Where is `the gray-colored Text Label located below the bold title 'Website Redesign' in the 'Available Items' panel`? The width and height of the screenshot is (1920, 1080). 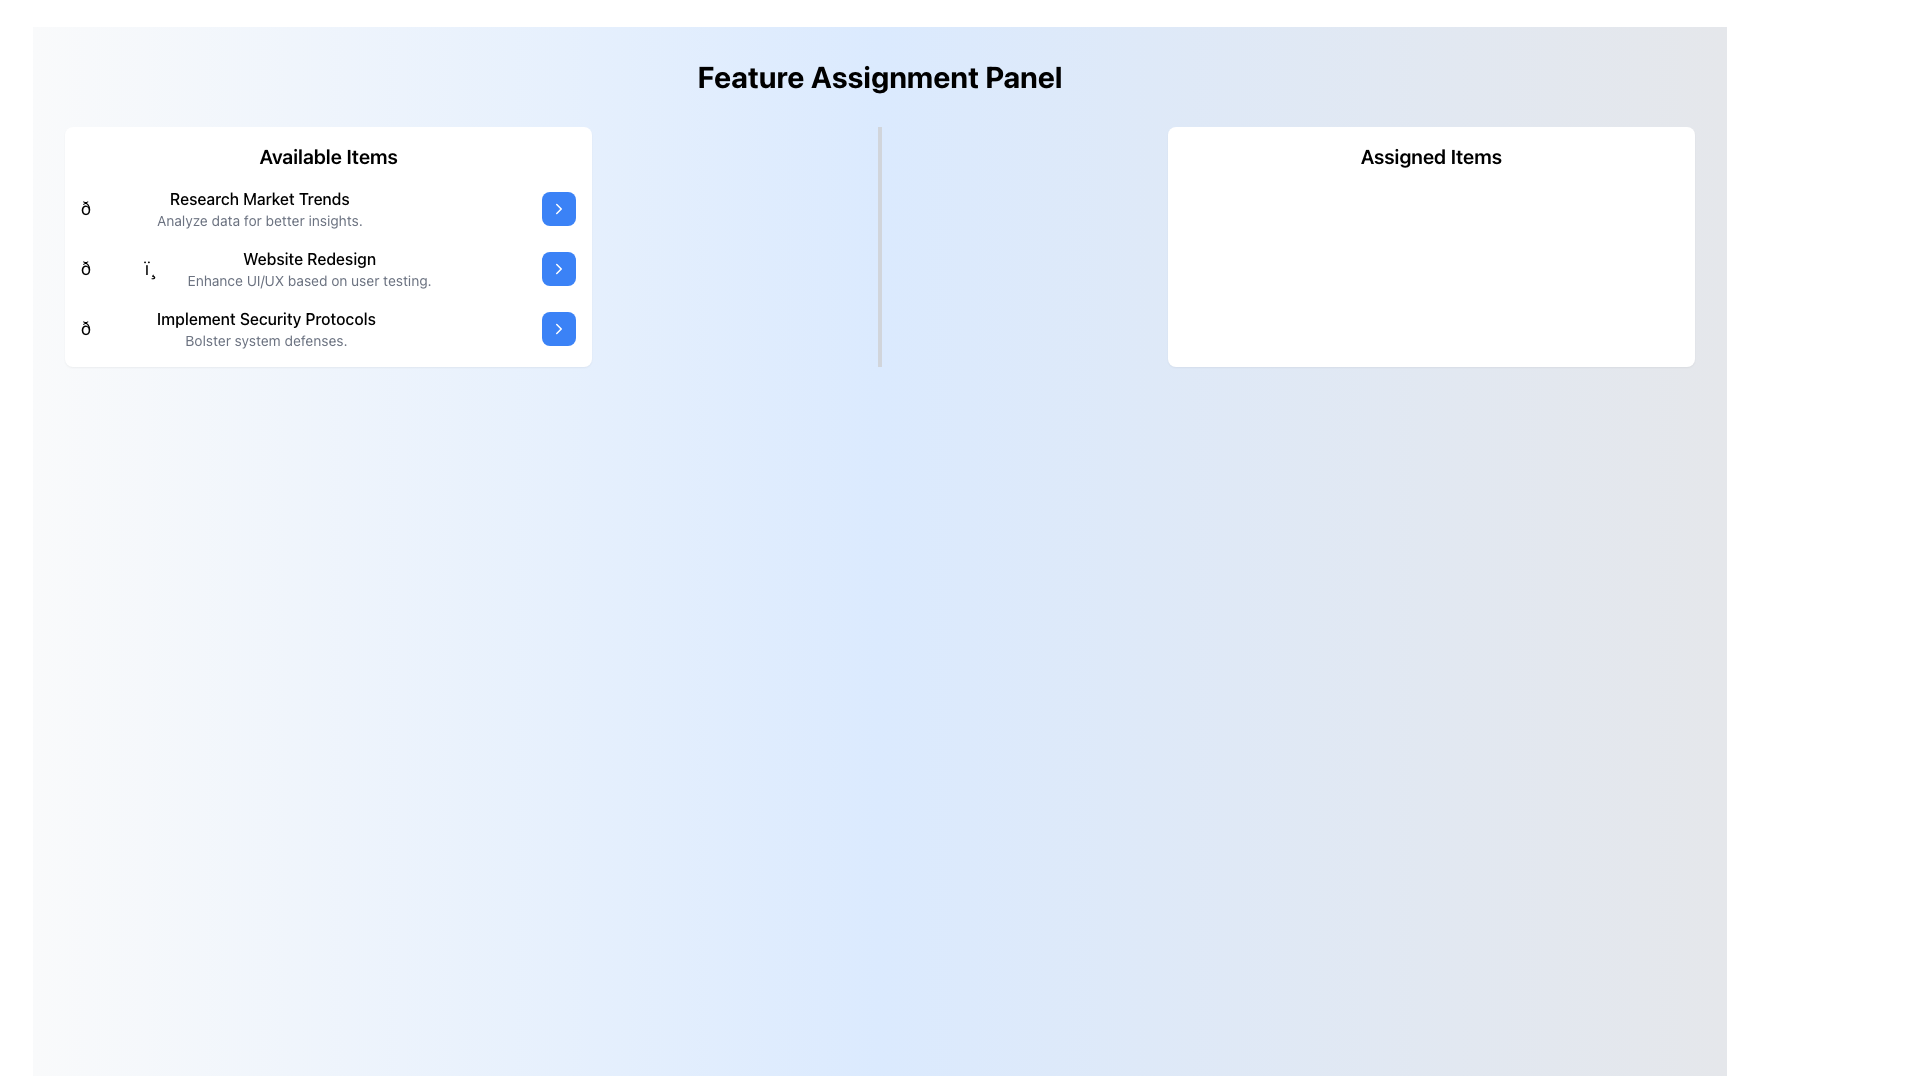
the gray-colored Text Label located below the bold title 'Website Redesign' in the 'Available Items' panel is located at coordinates (308, 281).